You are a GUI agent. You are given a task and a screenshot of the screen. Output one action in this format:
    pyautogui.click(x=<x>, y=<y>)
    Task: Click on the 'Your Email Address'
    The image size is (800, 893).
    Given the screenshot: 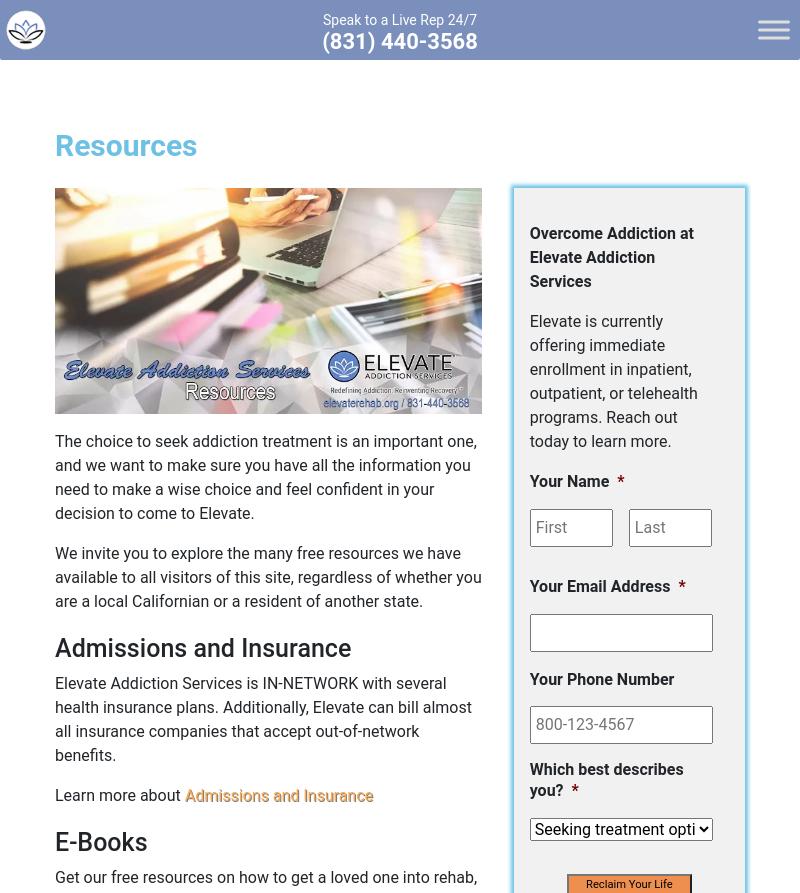 What is the action you would take?
    pyautogui.click(x=528, y=584)
    